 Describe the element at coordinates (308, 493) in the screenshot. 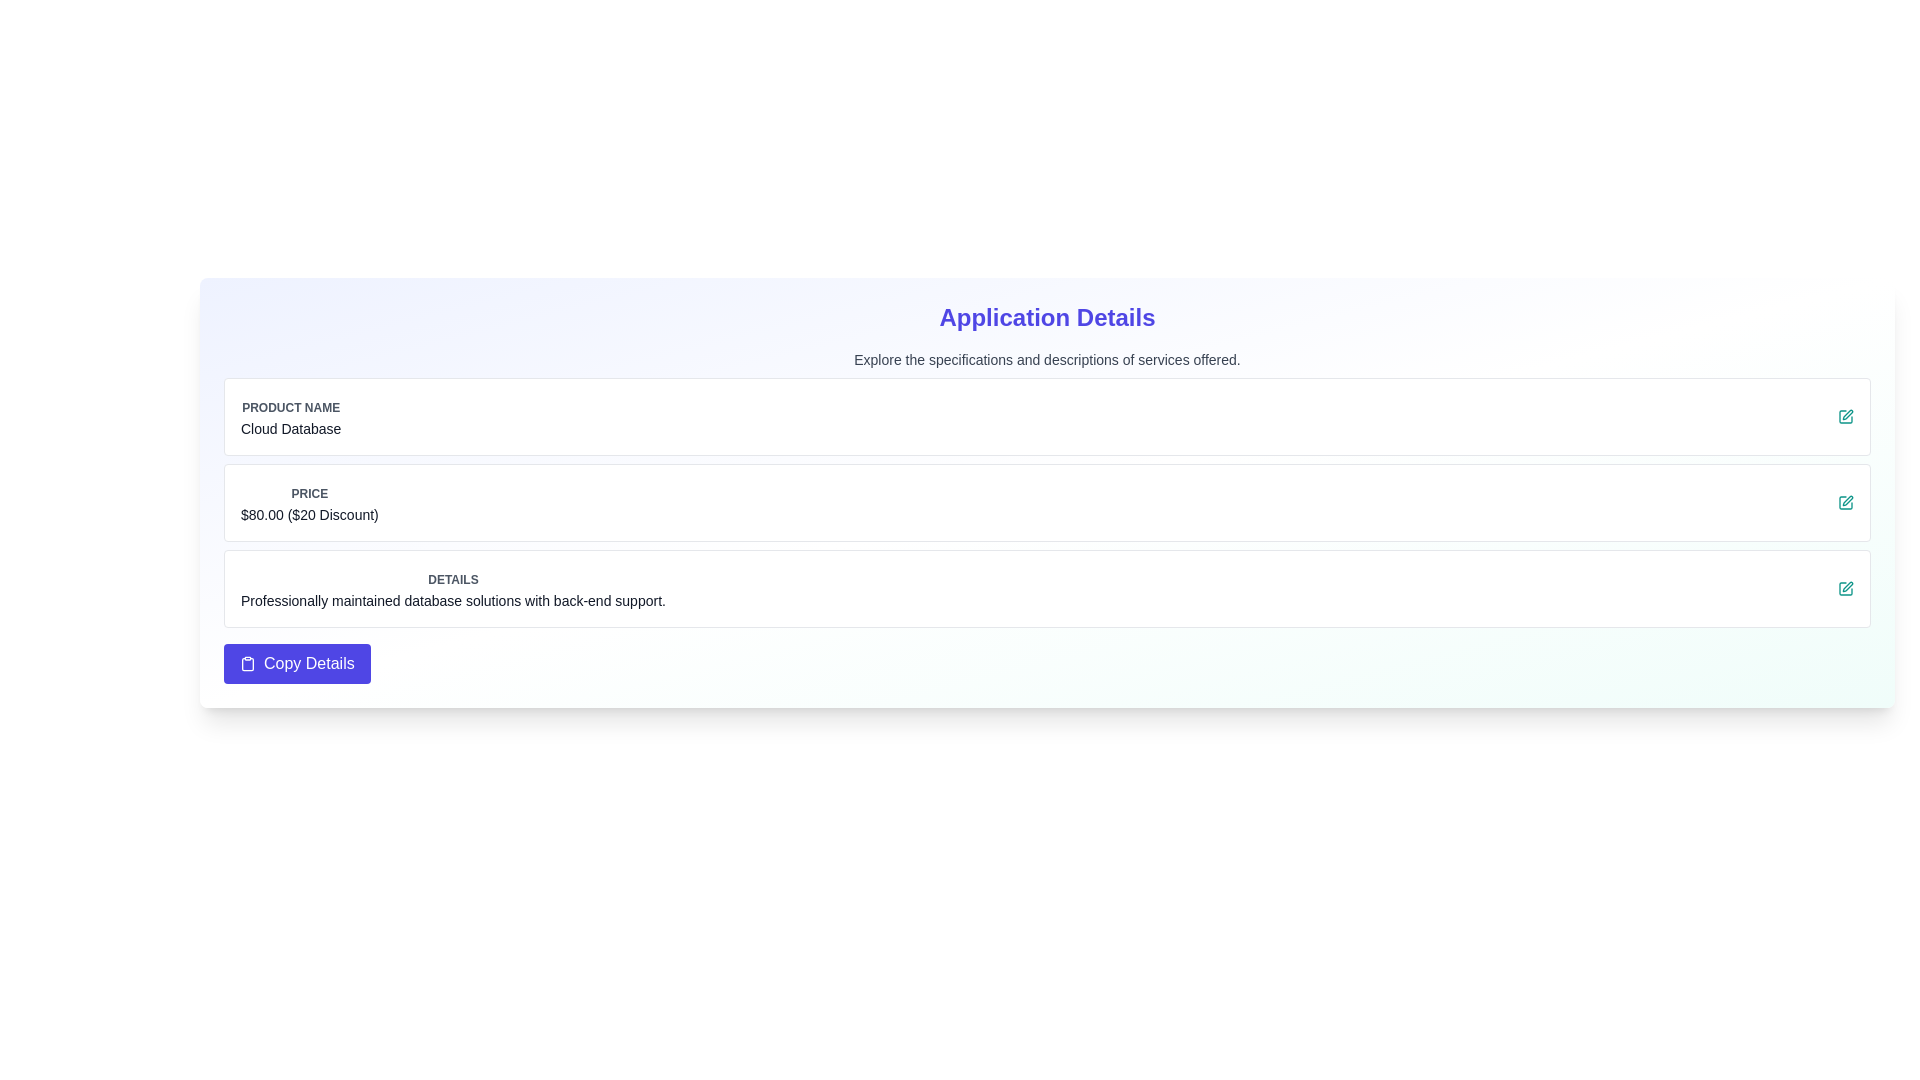

I see `the text label that identifies the subsequent data as price-related information, located in the middle portion of the interface, above the pricing details` at that location.